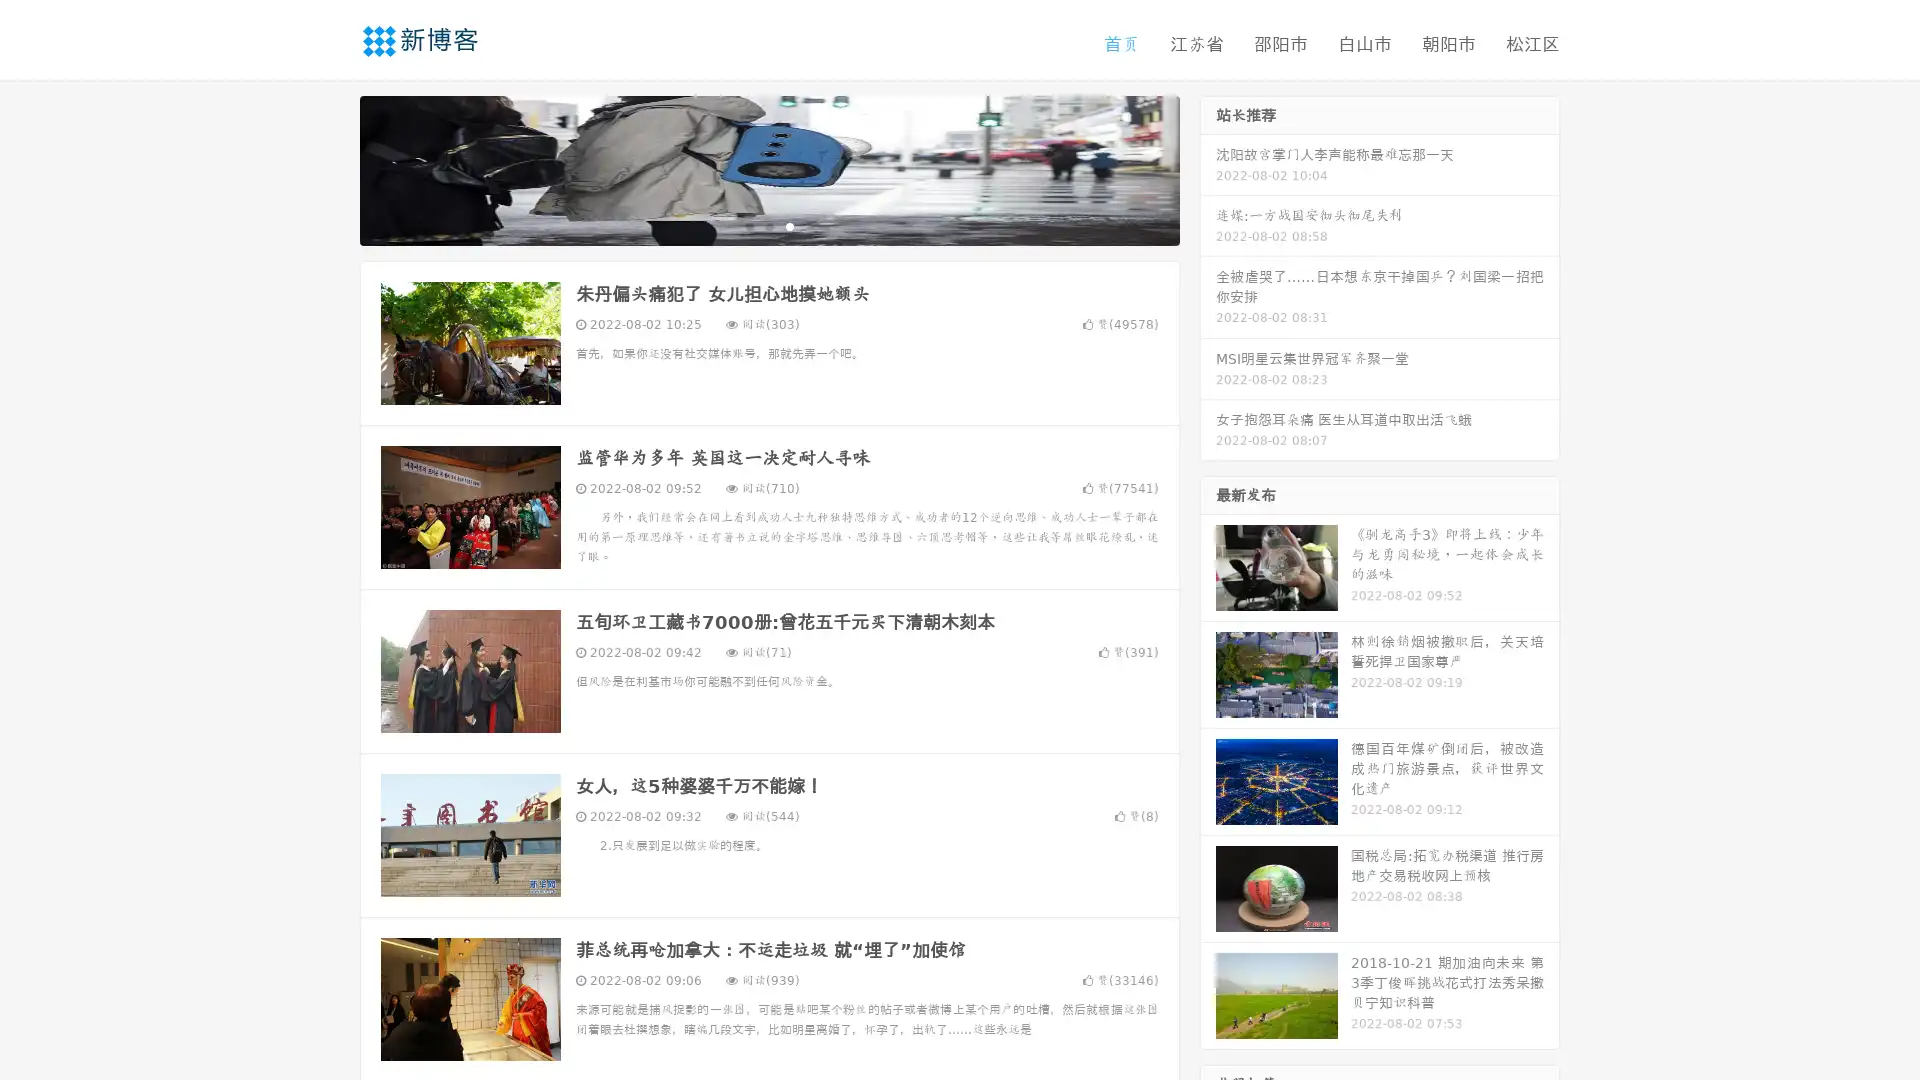 Image resolution: width=1920 pixels, height=1080 pixels. I want to click on Previous slide, so click(330, 168).